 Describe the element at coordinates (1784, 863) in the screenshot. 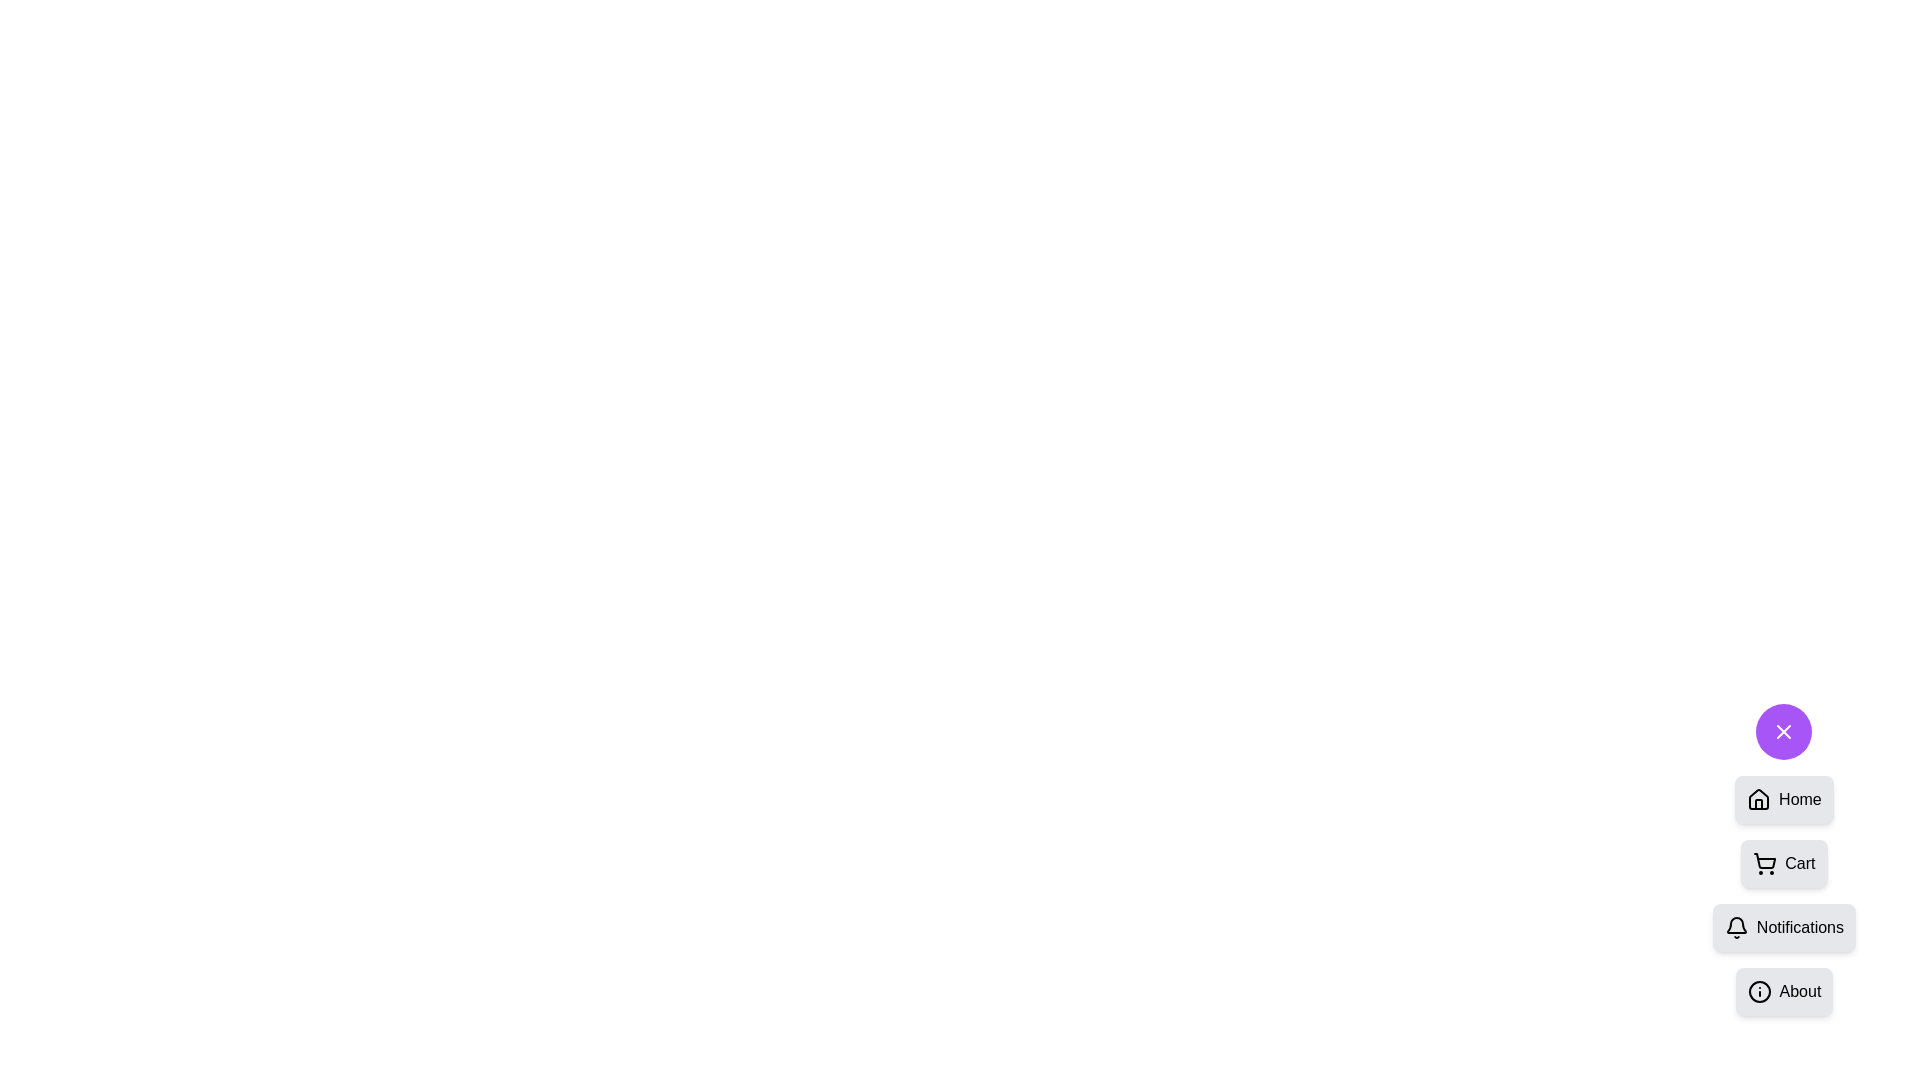

I see `the option Cart from the SpeedDial menu` at that location.